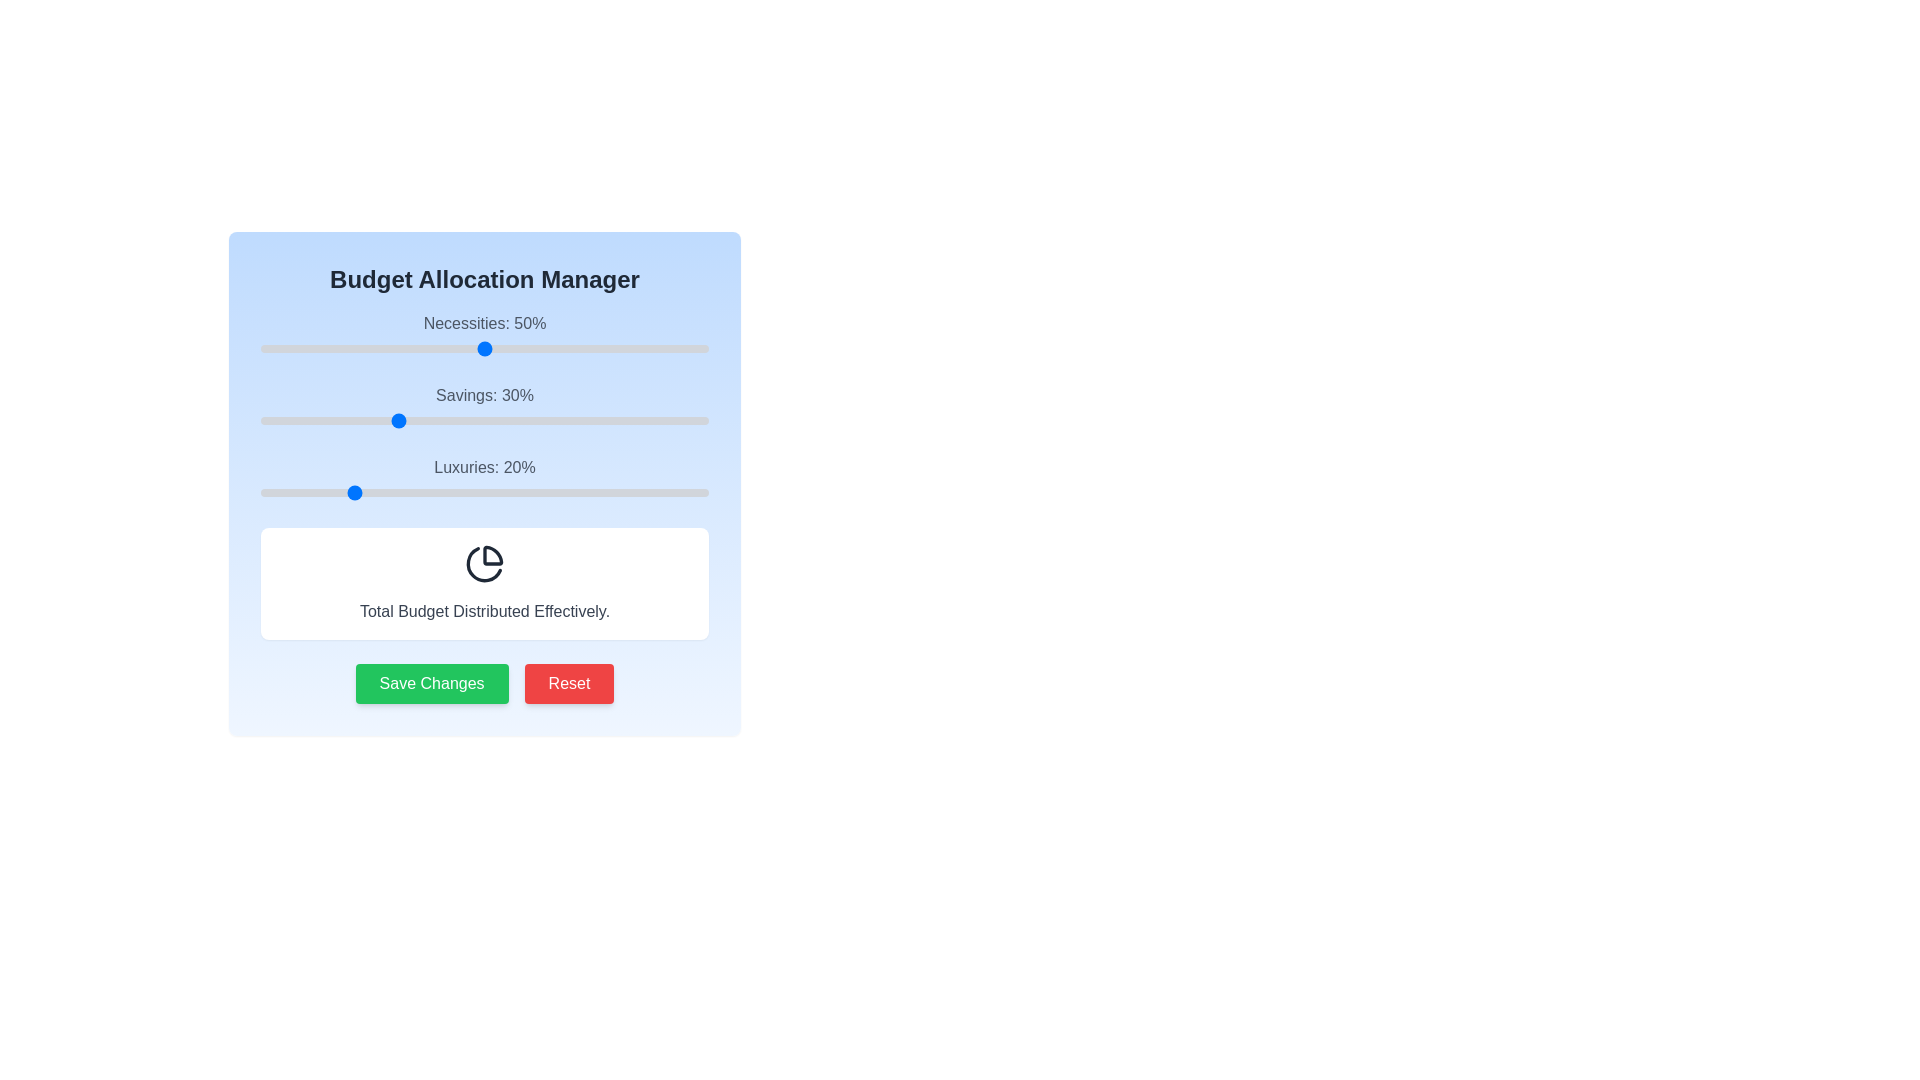 The image size is (1920, 1080). What do you see at coordinates (604, 419) in the screenshot?
I see `savings percentage` at bounding box center [604, 419].